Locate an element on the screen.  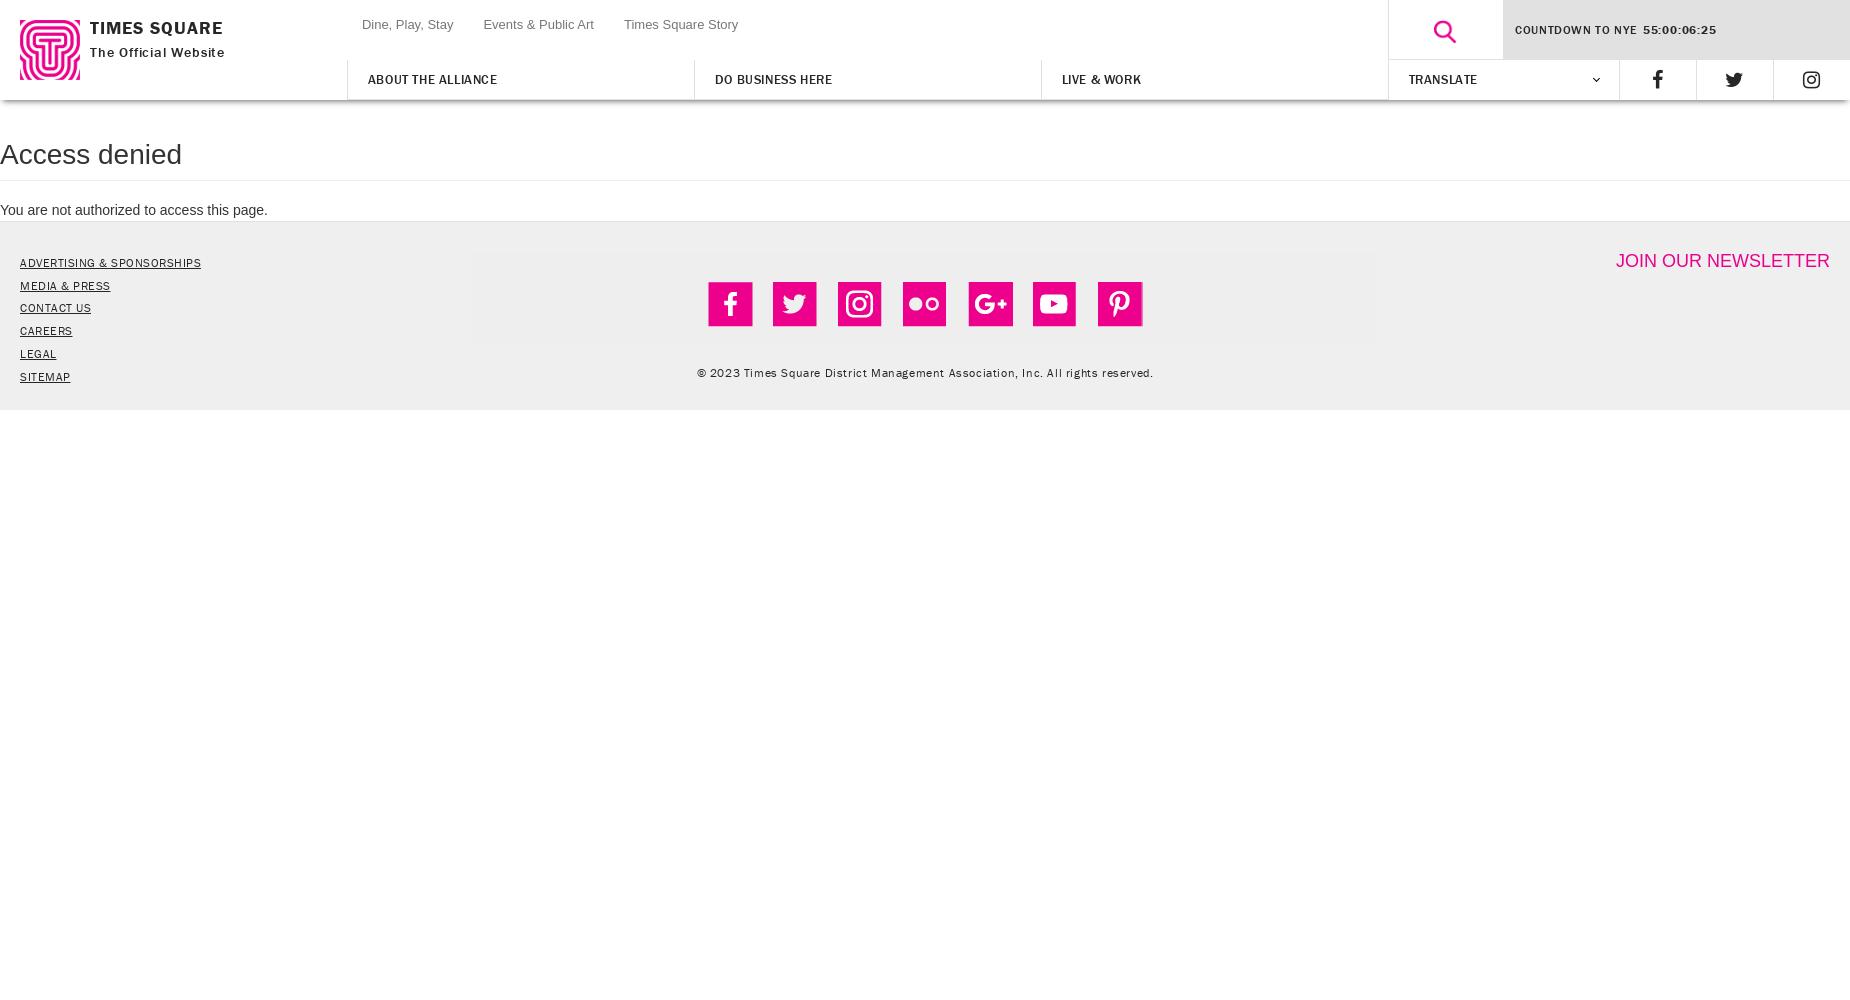
'Live & Work' is located at coordinates (1099, 78).